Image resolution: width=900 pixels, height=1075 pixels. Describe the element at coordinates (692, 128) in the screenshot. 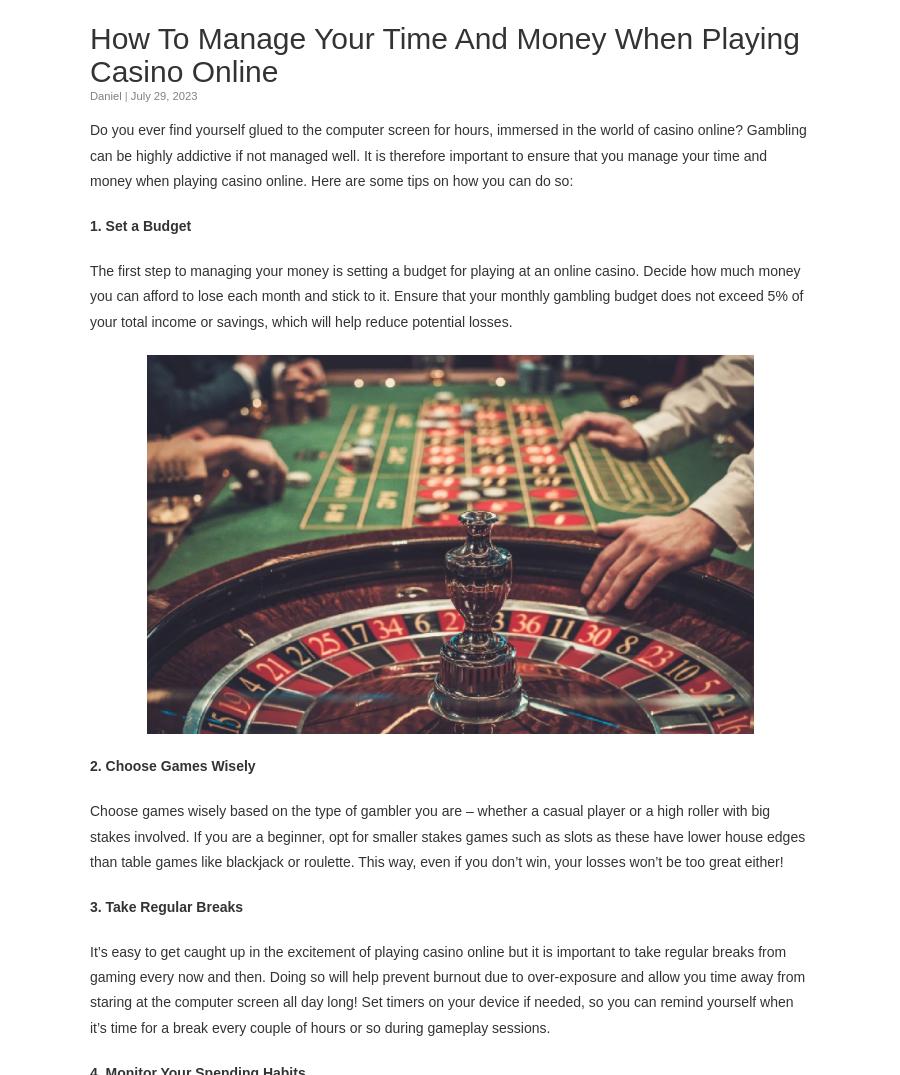

I see `'casino online'` at that location.